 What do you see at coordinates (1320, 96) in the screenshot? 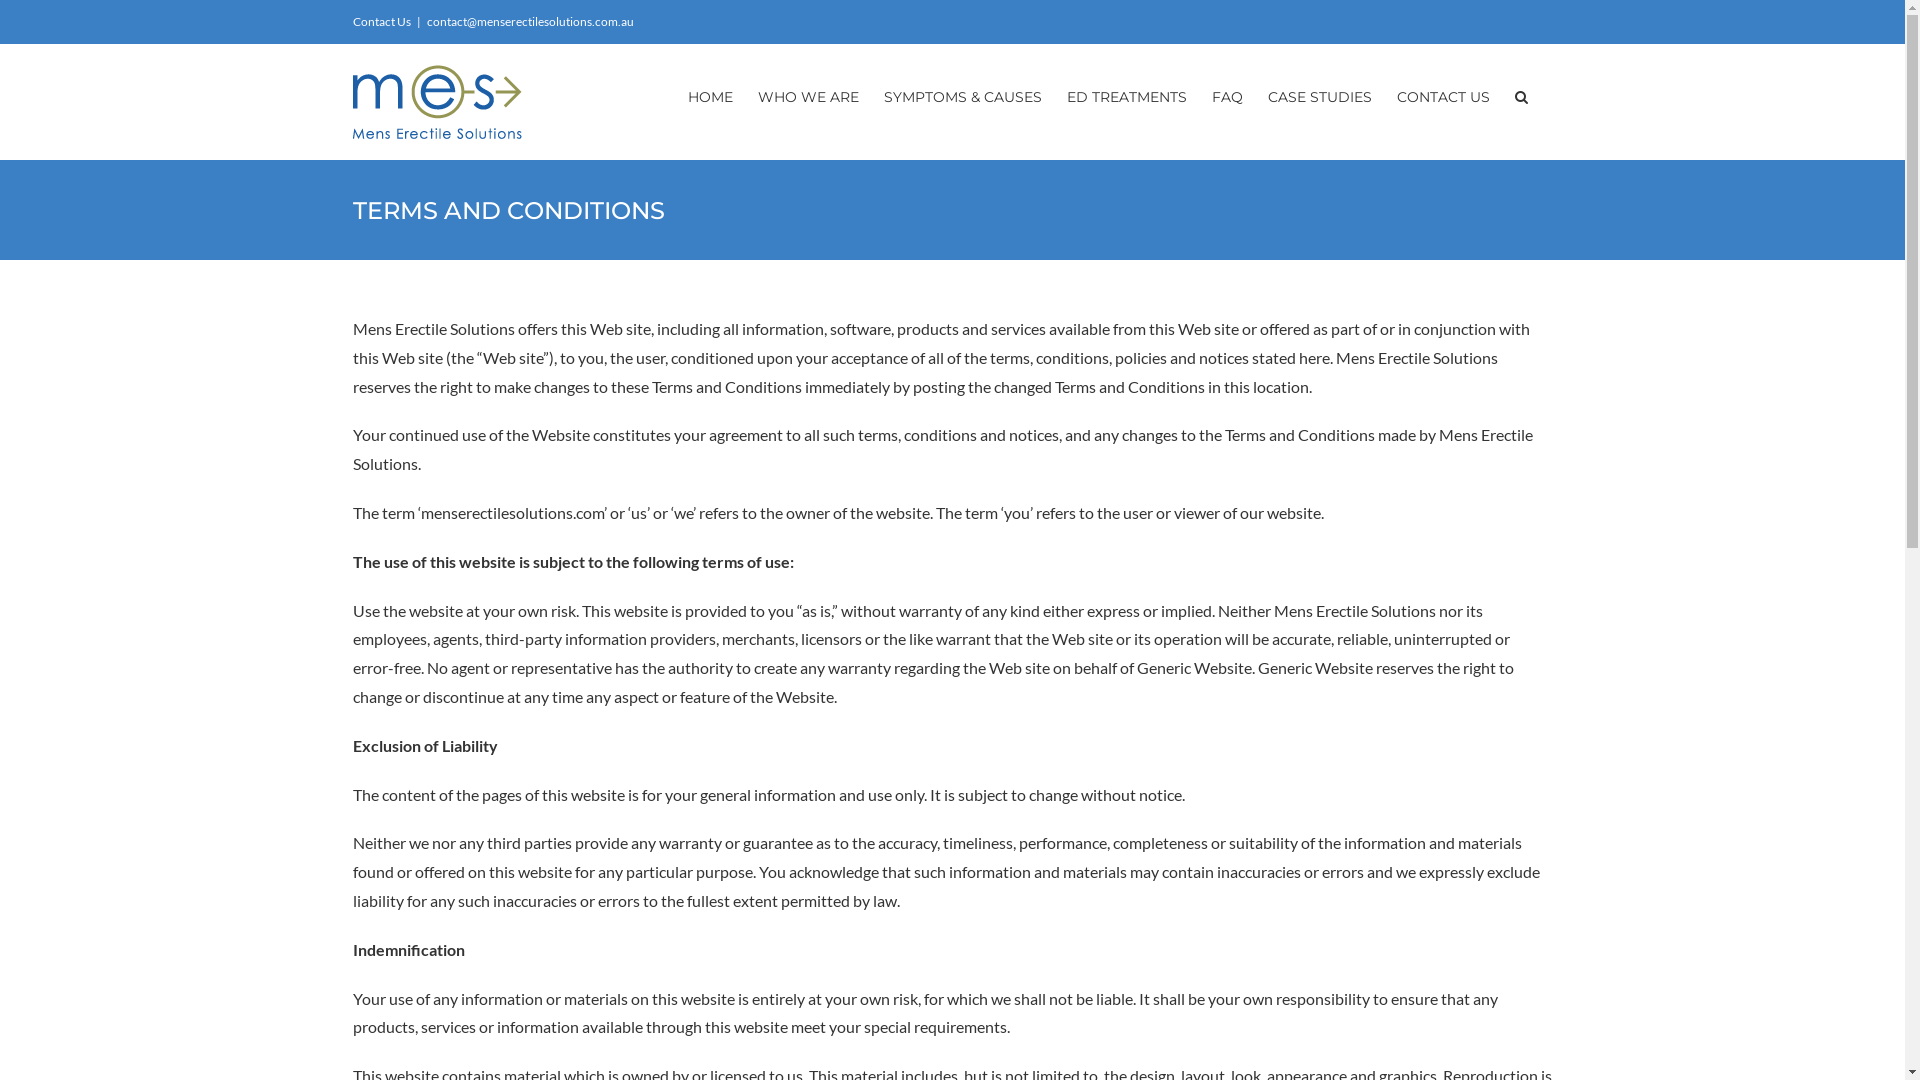
I see `'CASE STUDIES'` at bounding box center [1320, 96].